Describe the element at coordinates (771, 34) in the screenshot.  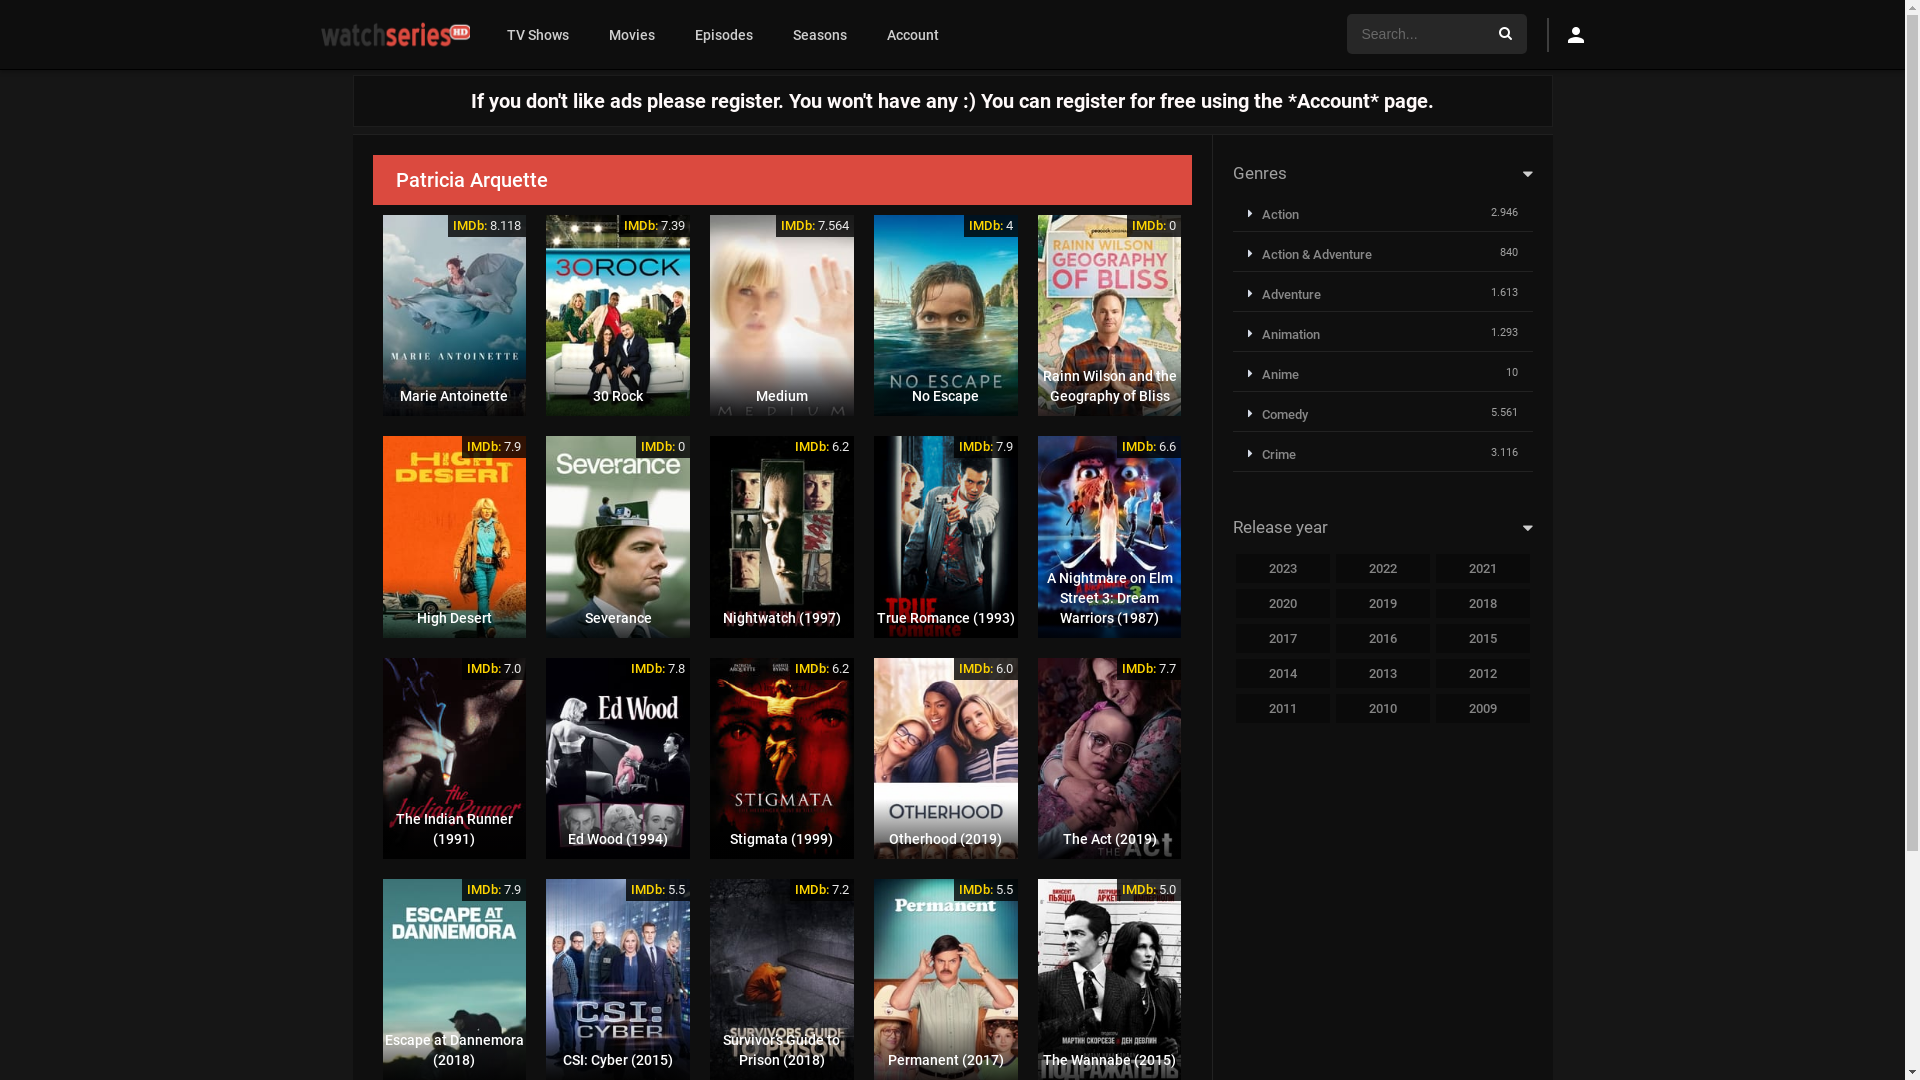
I see `'Seasons'` at that location.